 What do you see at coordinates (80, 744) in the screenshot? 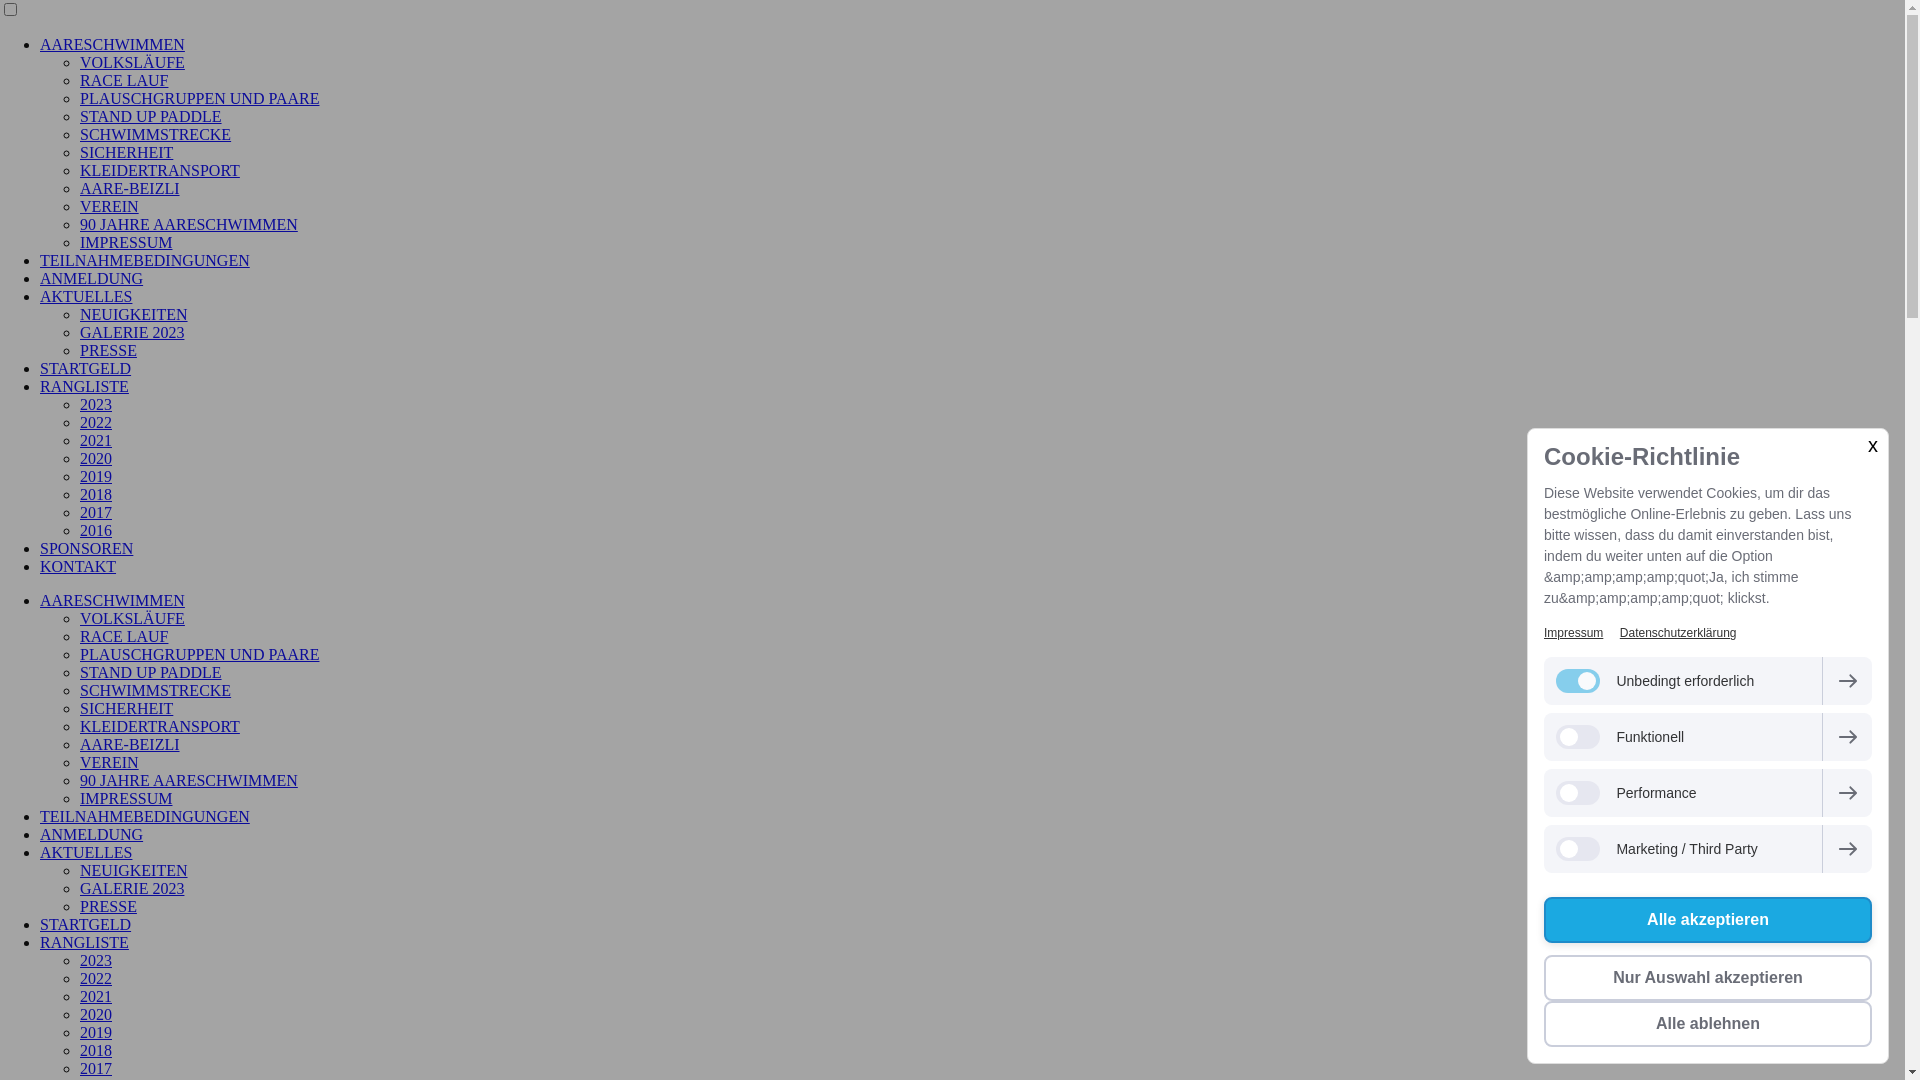
I see `'AARE-BEIZLI'` at bounding box center [80, 744].